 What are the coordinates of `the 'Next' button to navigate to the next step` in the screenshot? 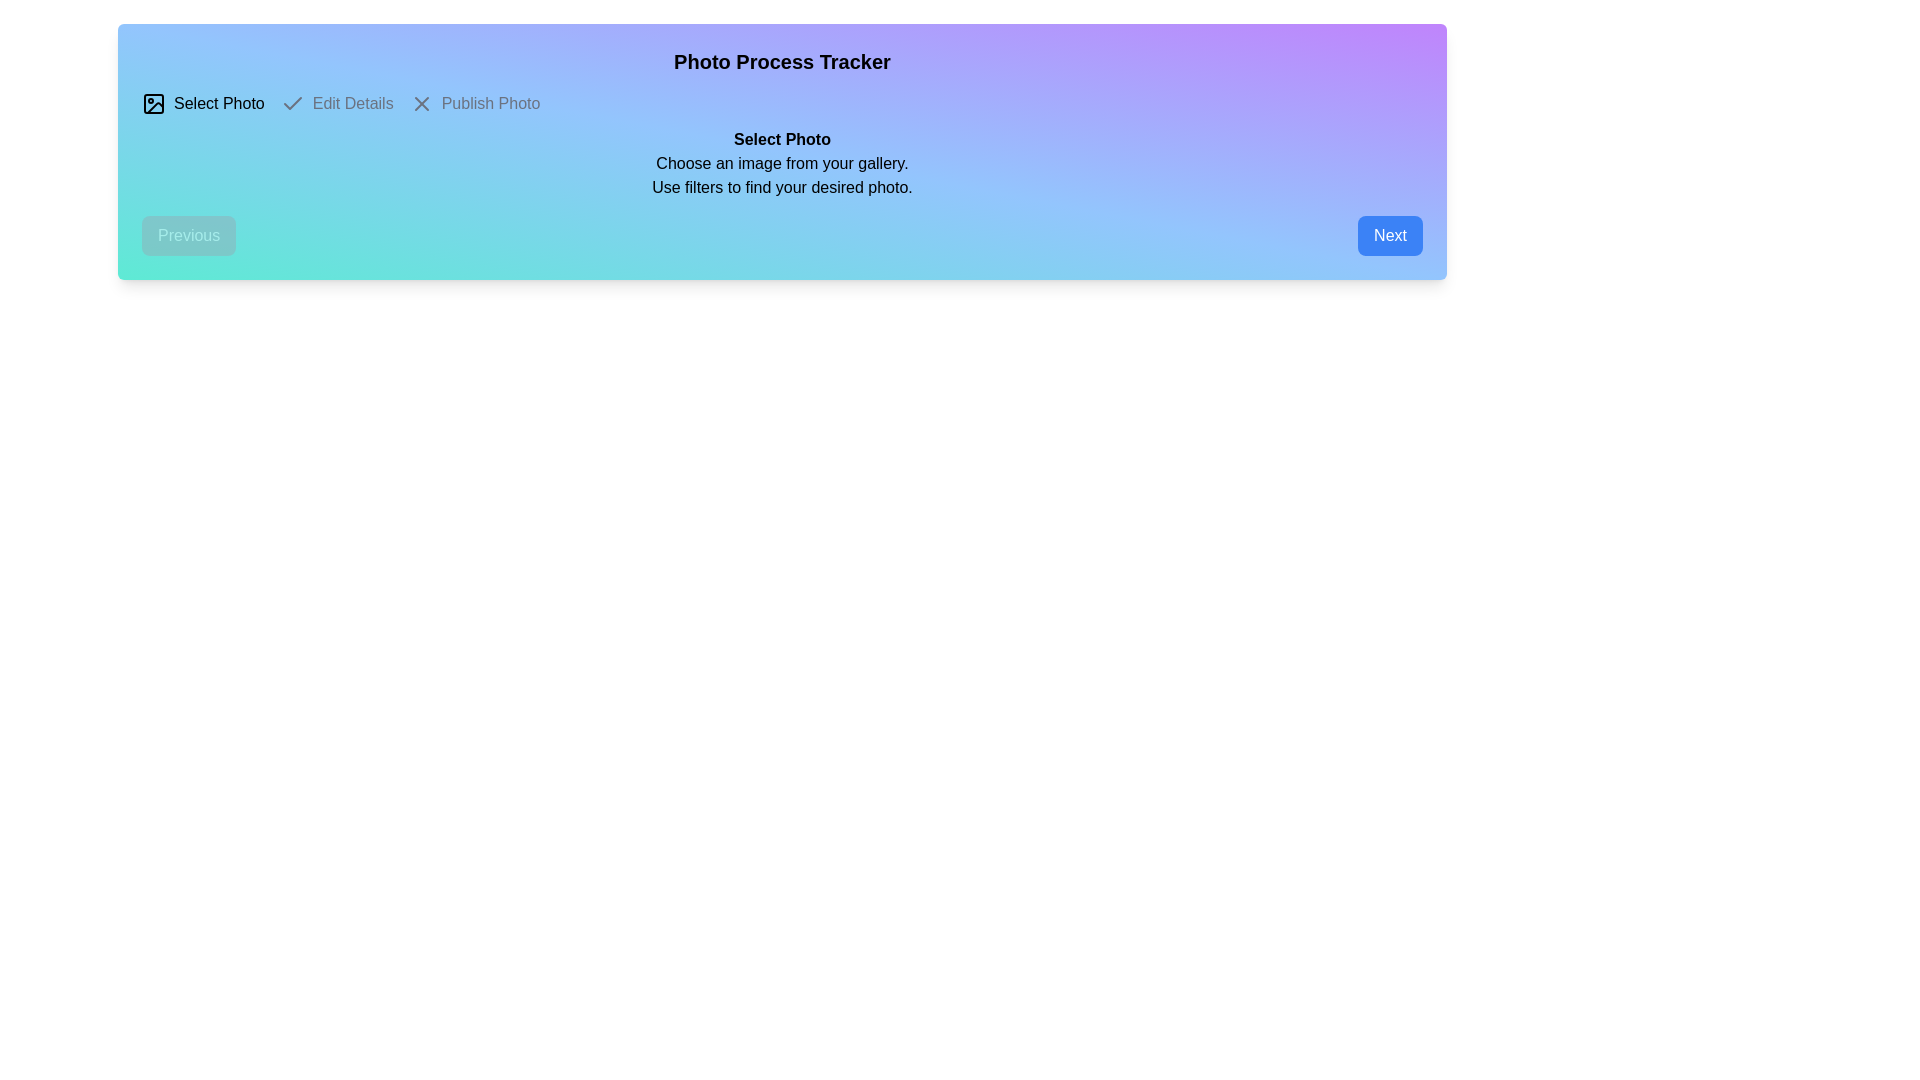 It's located at (1389, 234).